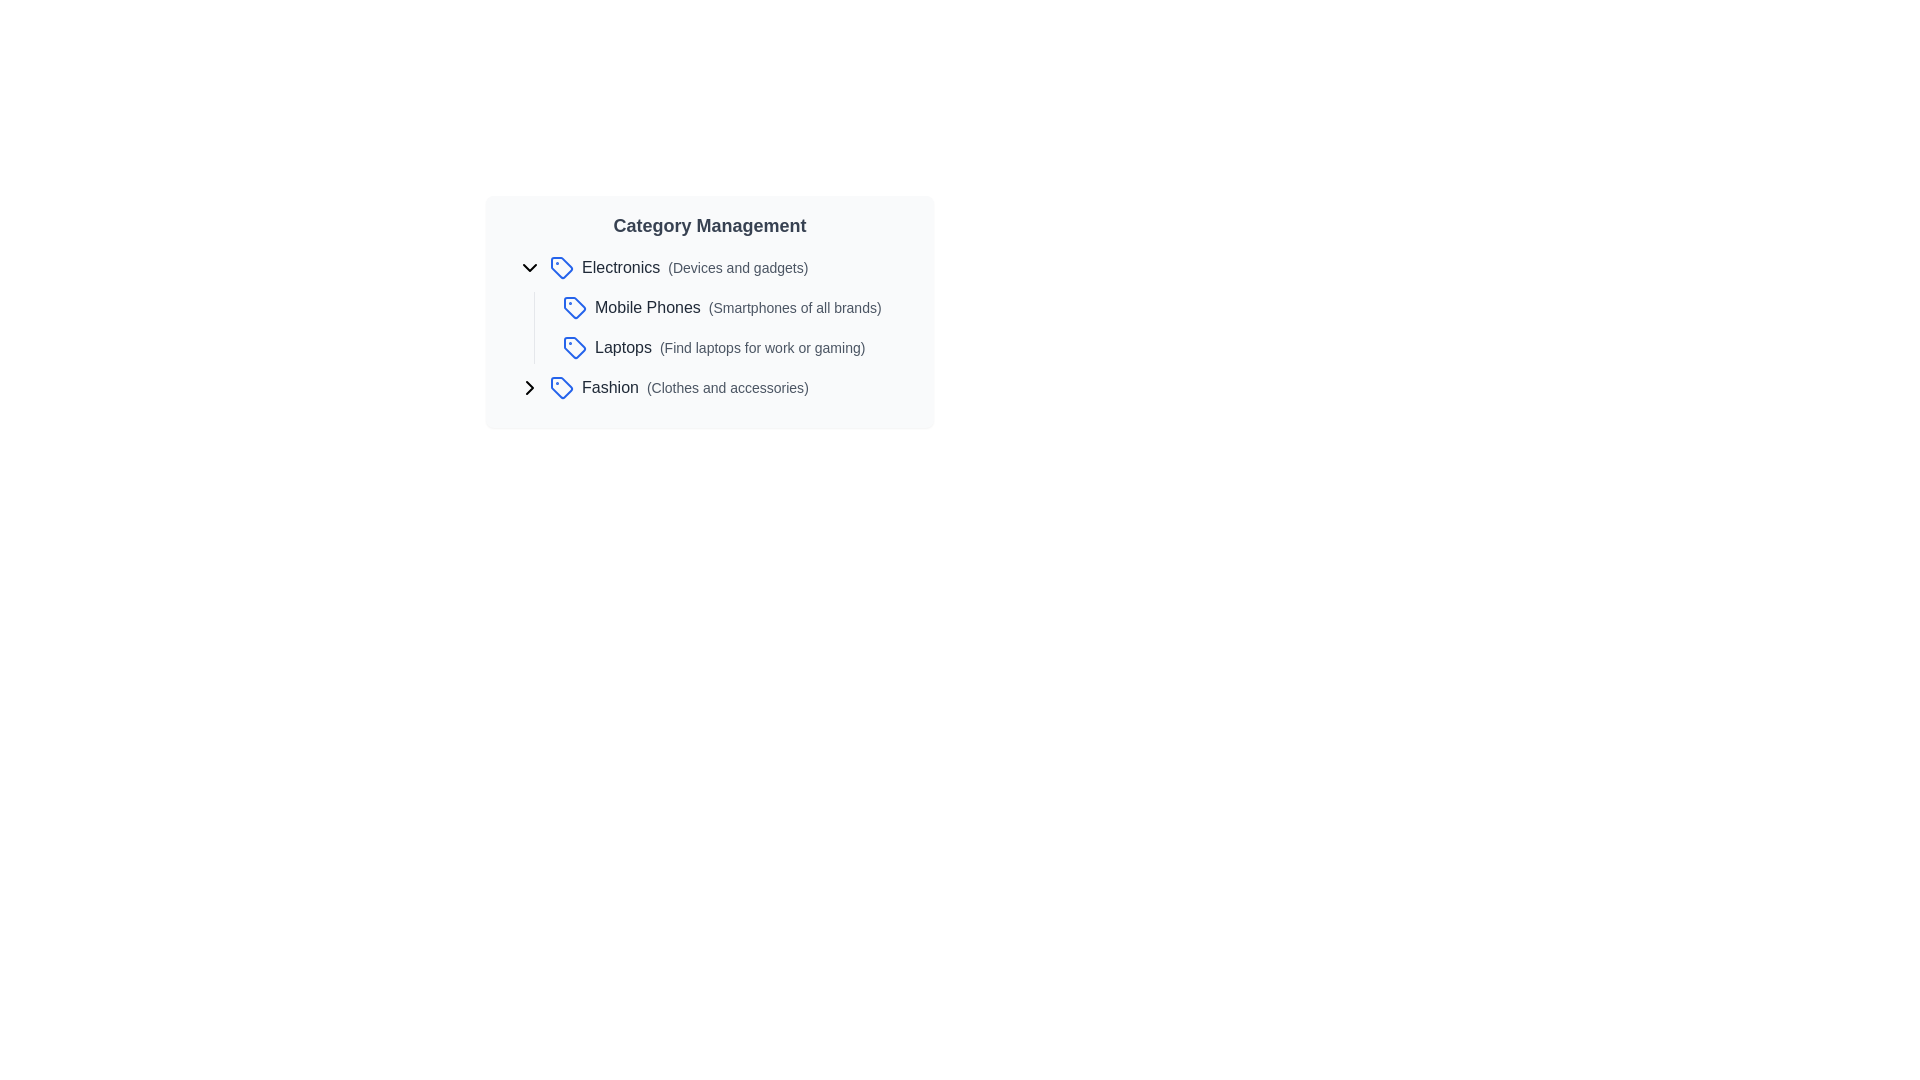 The width and height of the screenshot is (1920, 1080). Describe the element at coordinates (574, 346) in the screenshot. I see `the blue tag icon located to the left of the text 'Laptops' in the list item labeled 'Laptops (Find laptops for work or gaming)'` at that location.